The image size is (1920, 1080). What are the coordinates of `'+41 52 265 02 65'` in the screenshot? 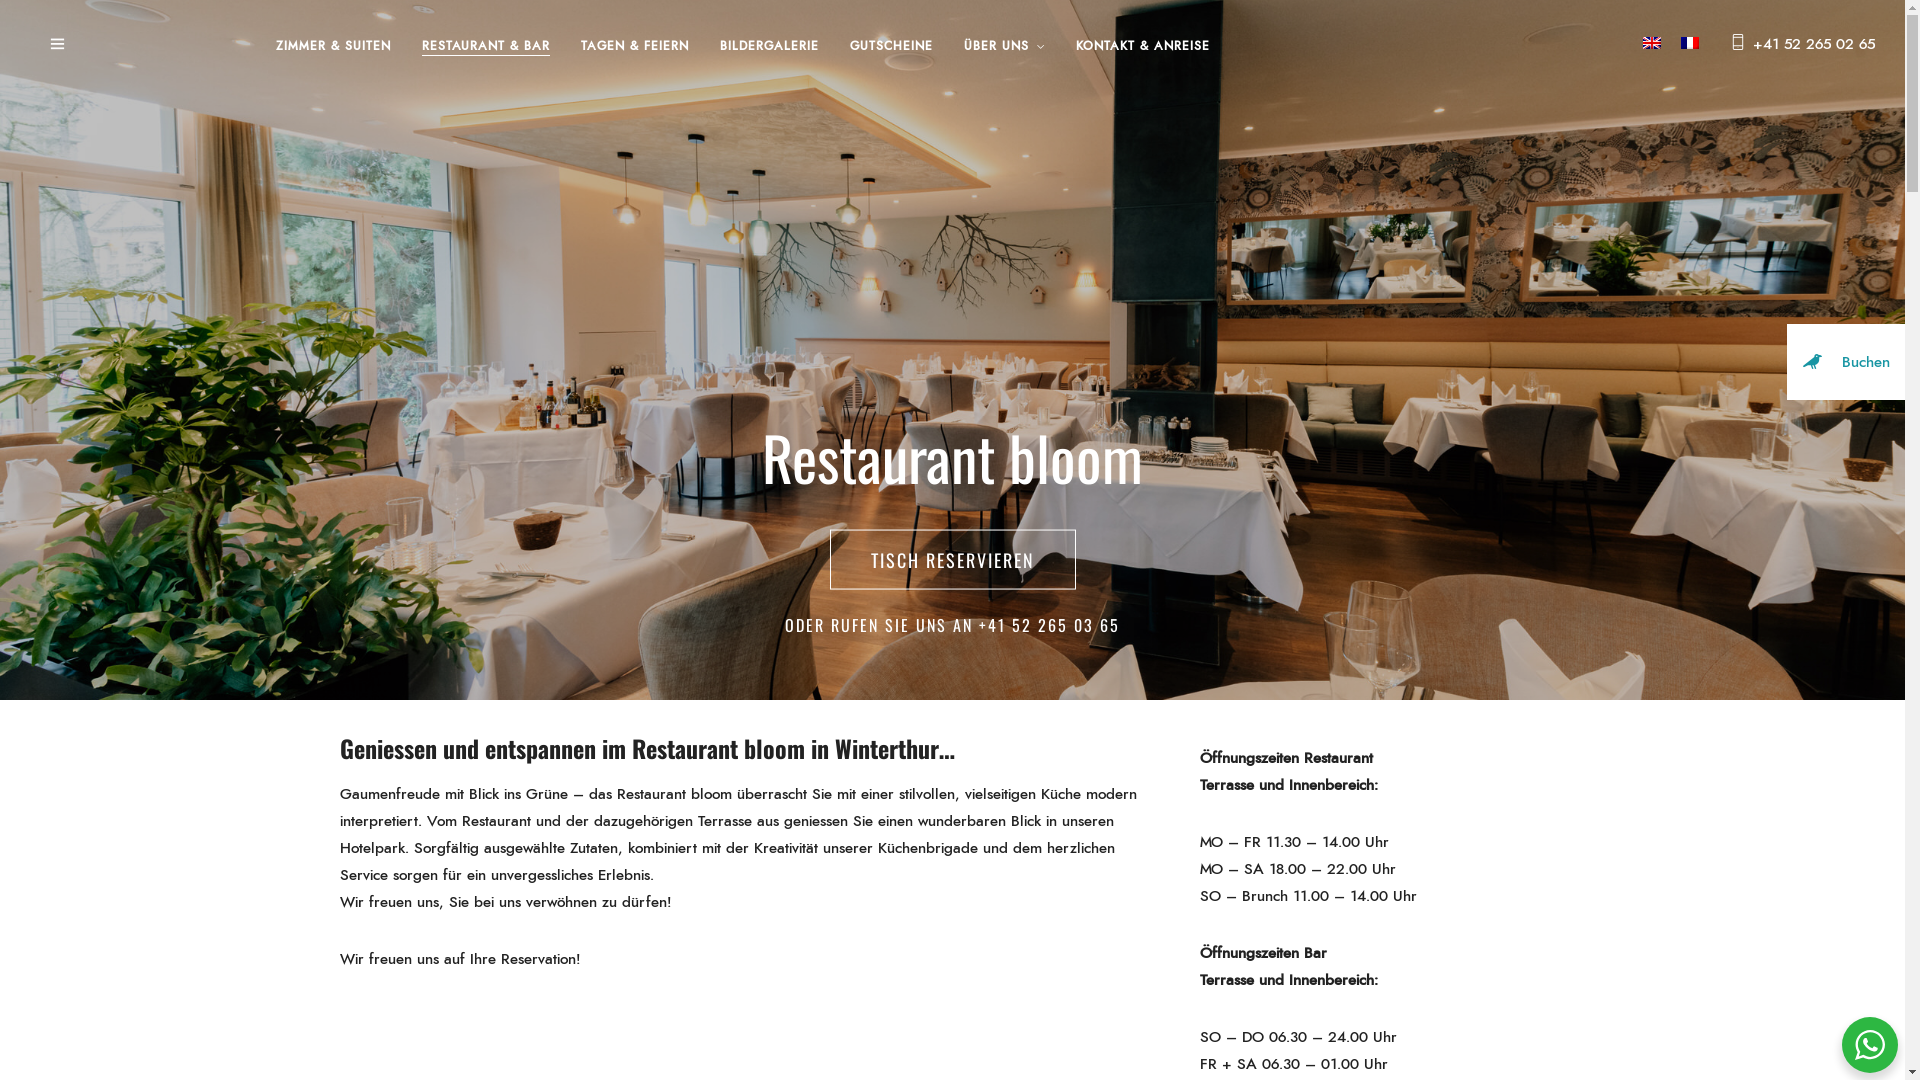 It's located at (1814, 44).